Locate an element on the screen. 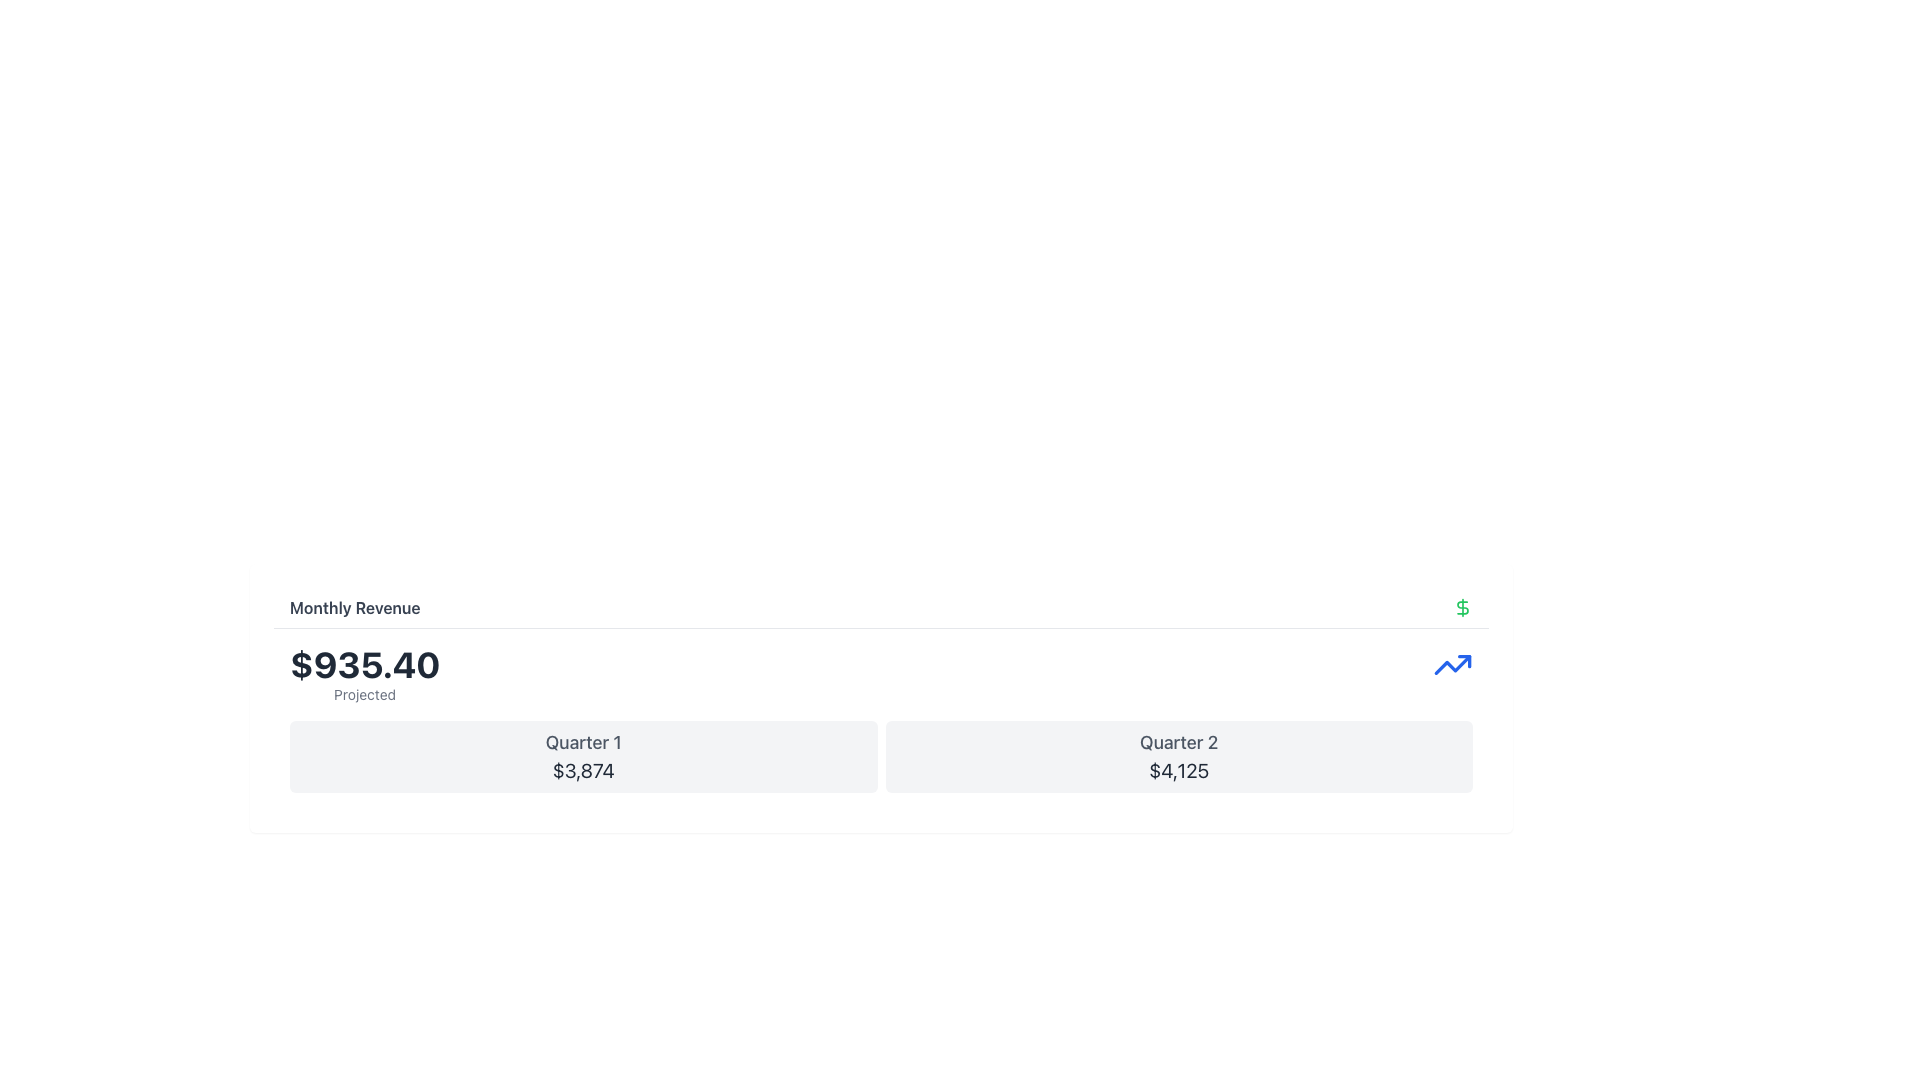 This screenshot has height=1080, width=1920. the Informational Card displaying Quarter 1 financial information with a revenue amount of $3,874, located in the first column of a two-column grid below the 'Monthly Revenue' header is located at coordinates (582, 756).